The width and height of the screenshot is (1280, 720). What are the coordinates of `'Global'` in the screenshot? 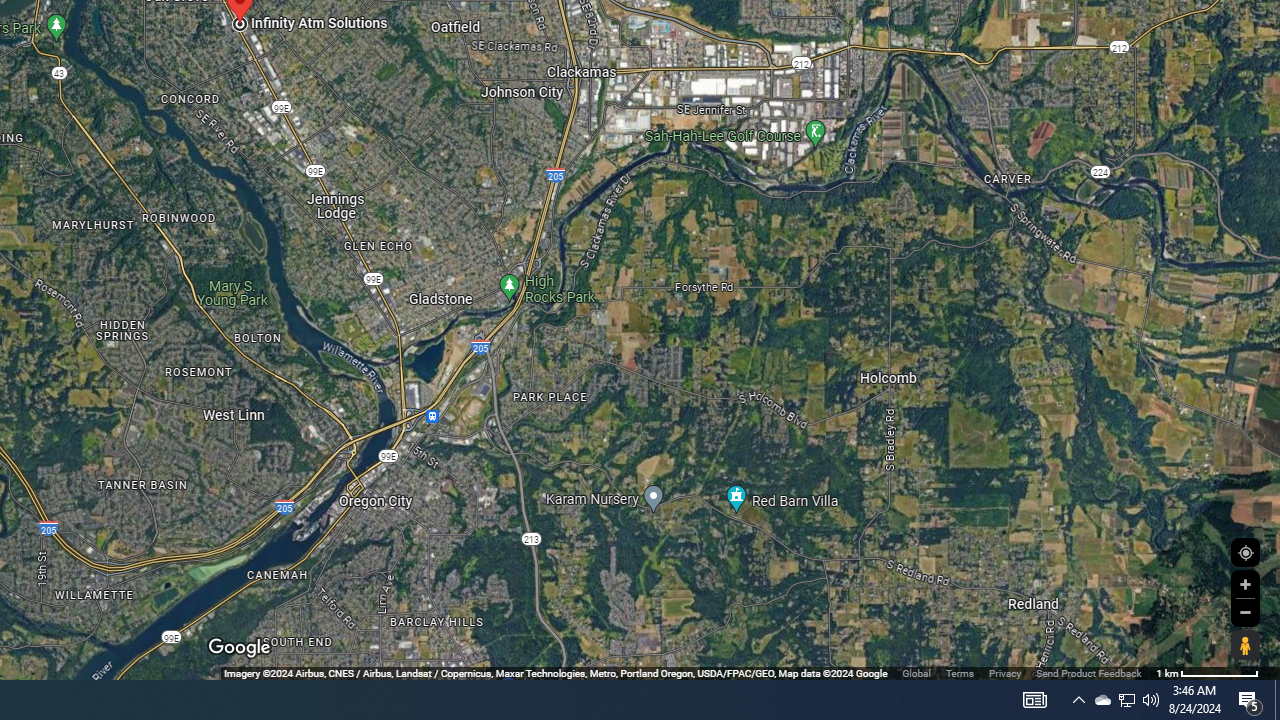 It's located at (915, 673).